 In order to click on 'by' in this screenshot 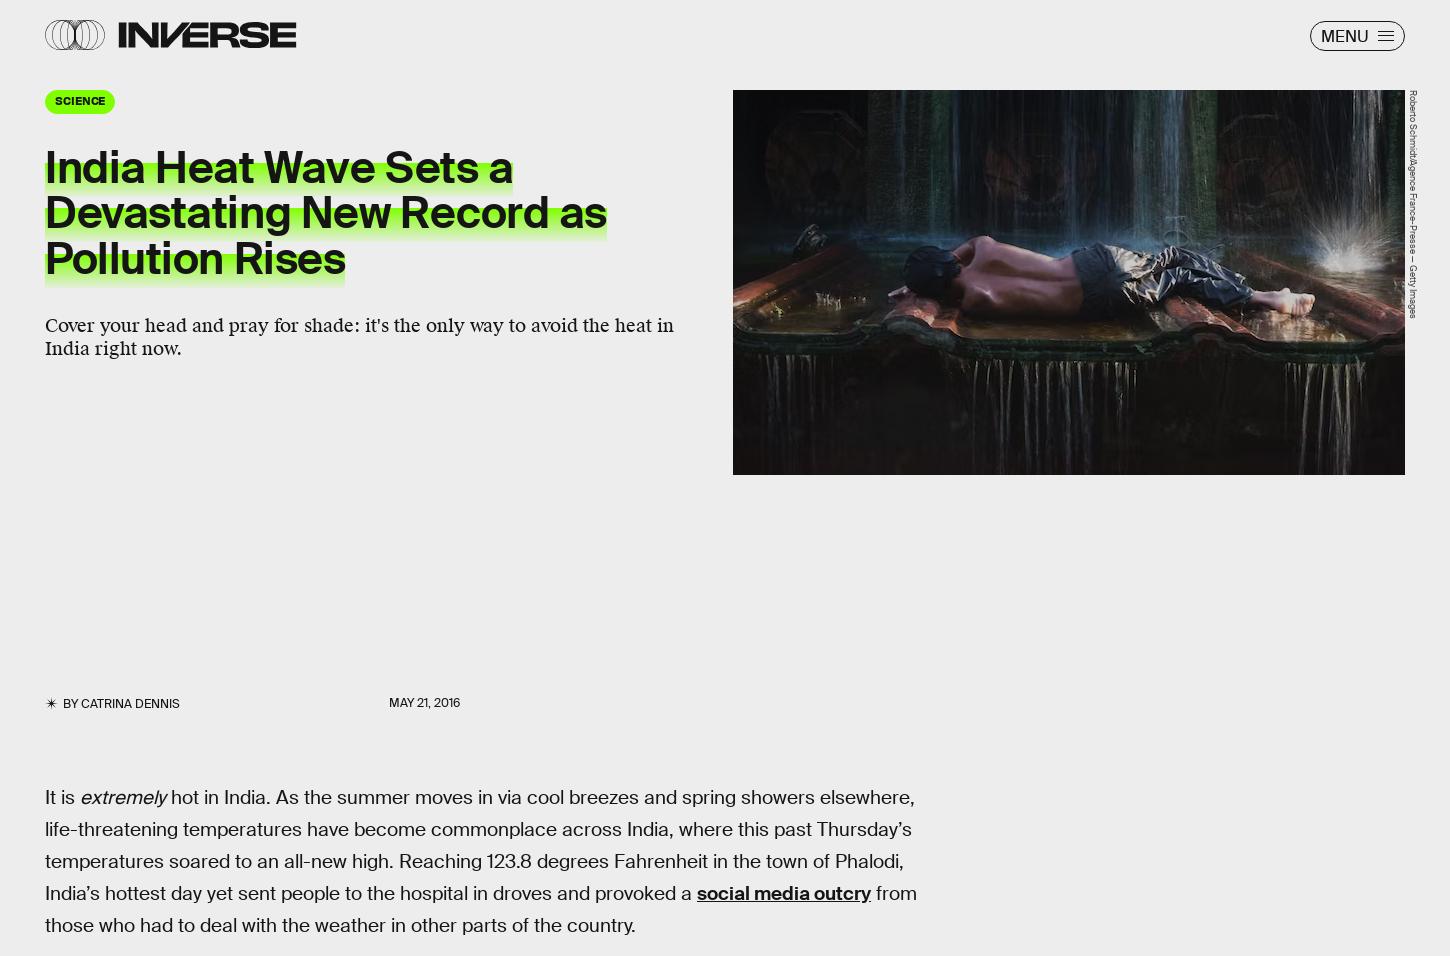, I will do `click(70, 703)`.